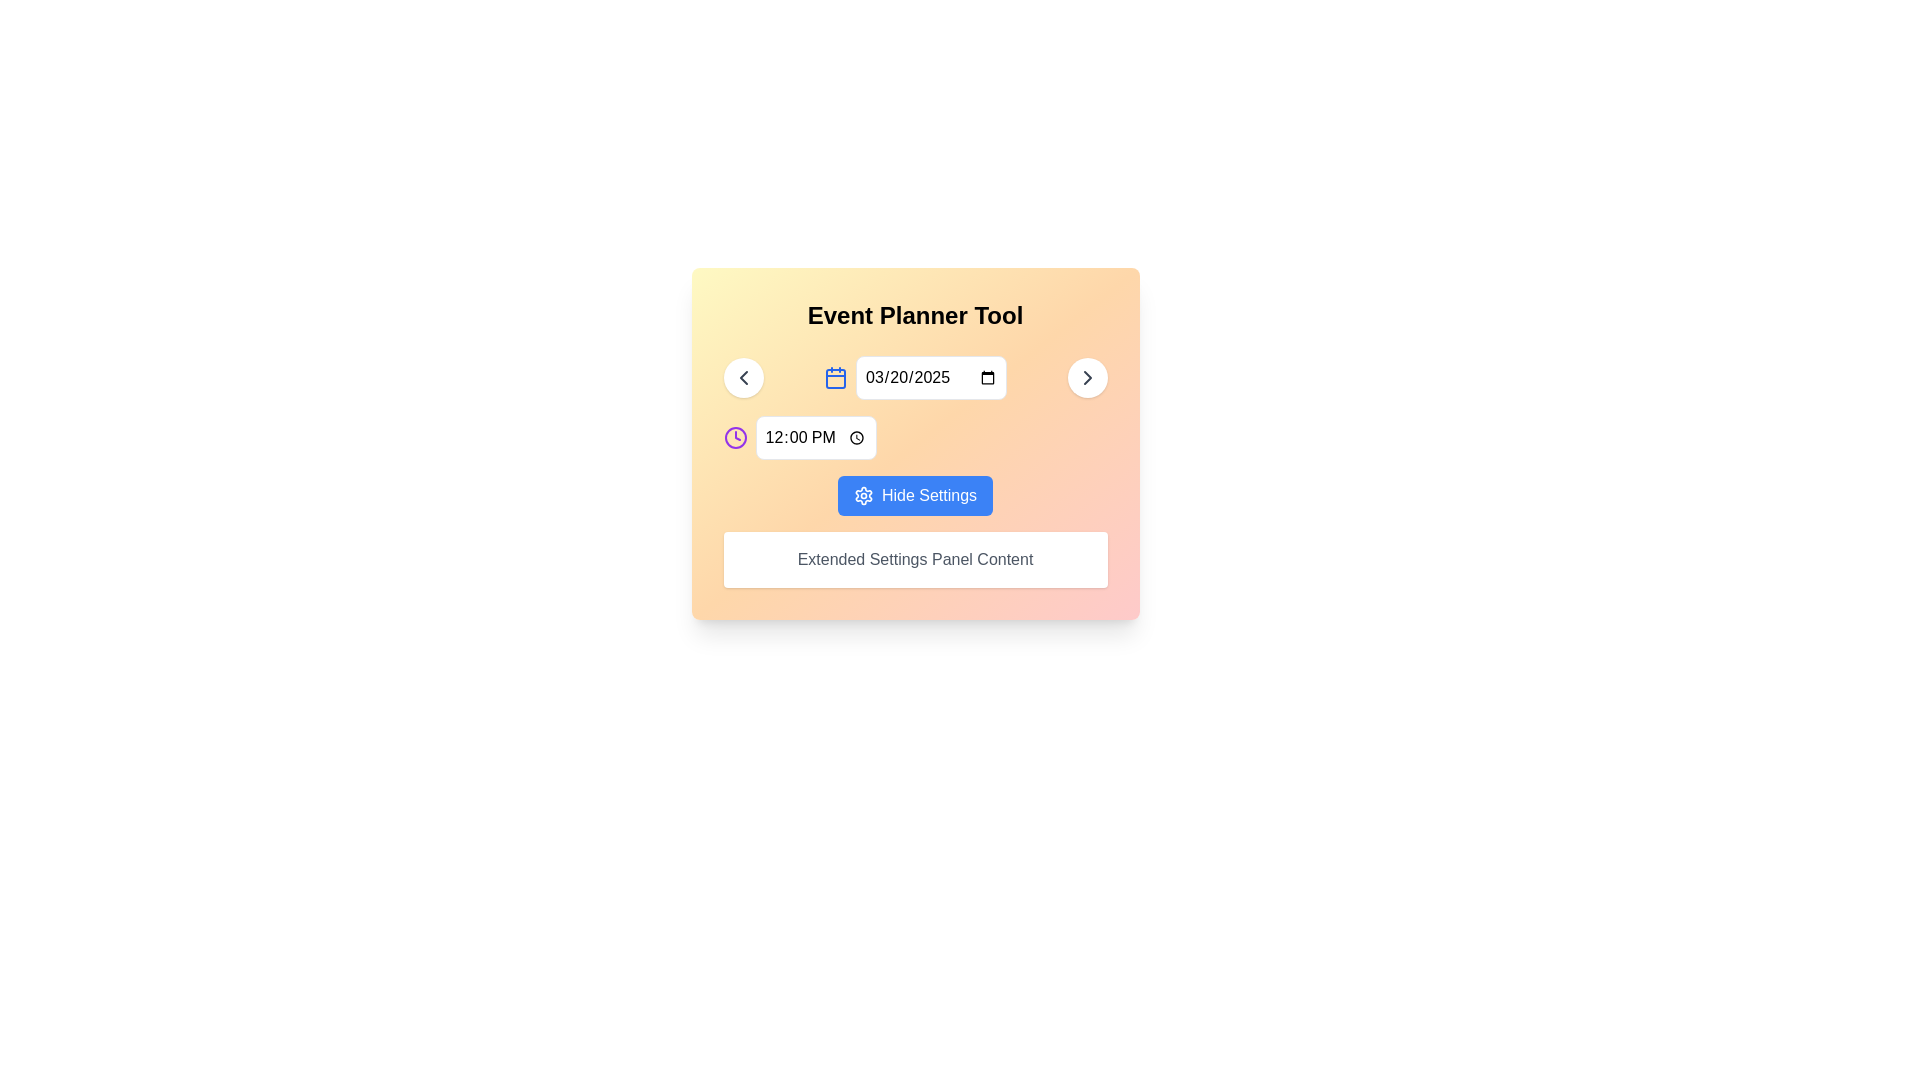 This screenshot has height=1080, width=1920. Describe the element at coordinates (1086, 378) in the screenshot. I see `the rightwards-pointing arrow icon in the 'Event Planner Tool' panel to trigger a tooltip` at that location.